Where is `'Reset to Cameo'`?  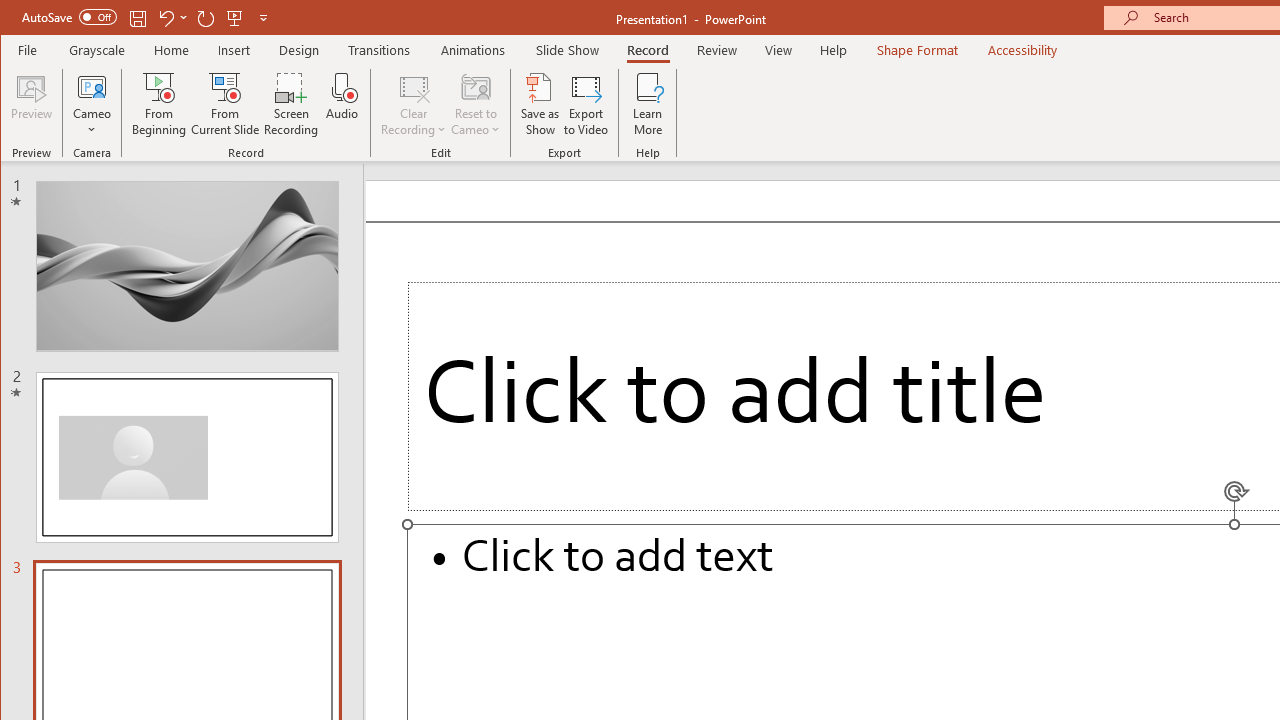 'Reset to Cameo' is located at coordinates (475, 104).